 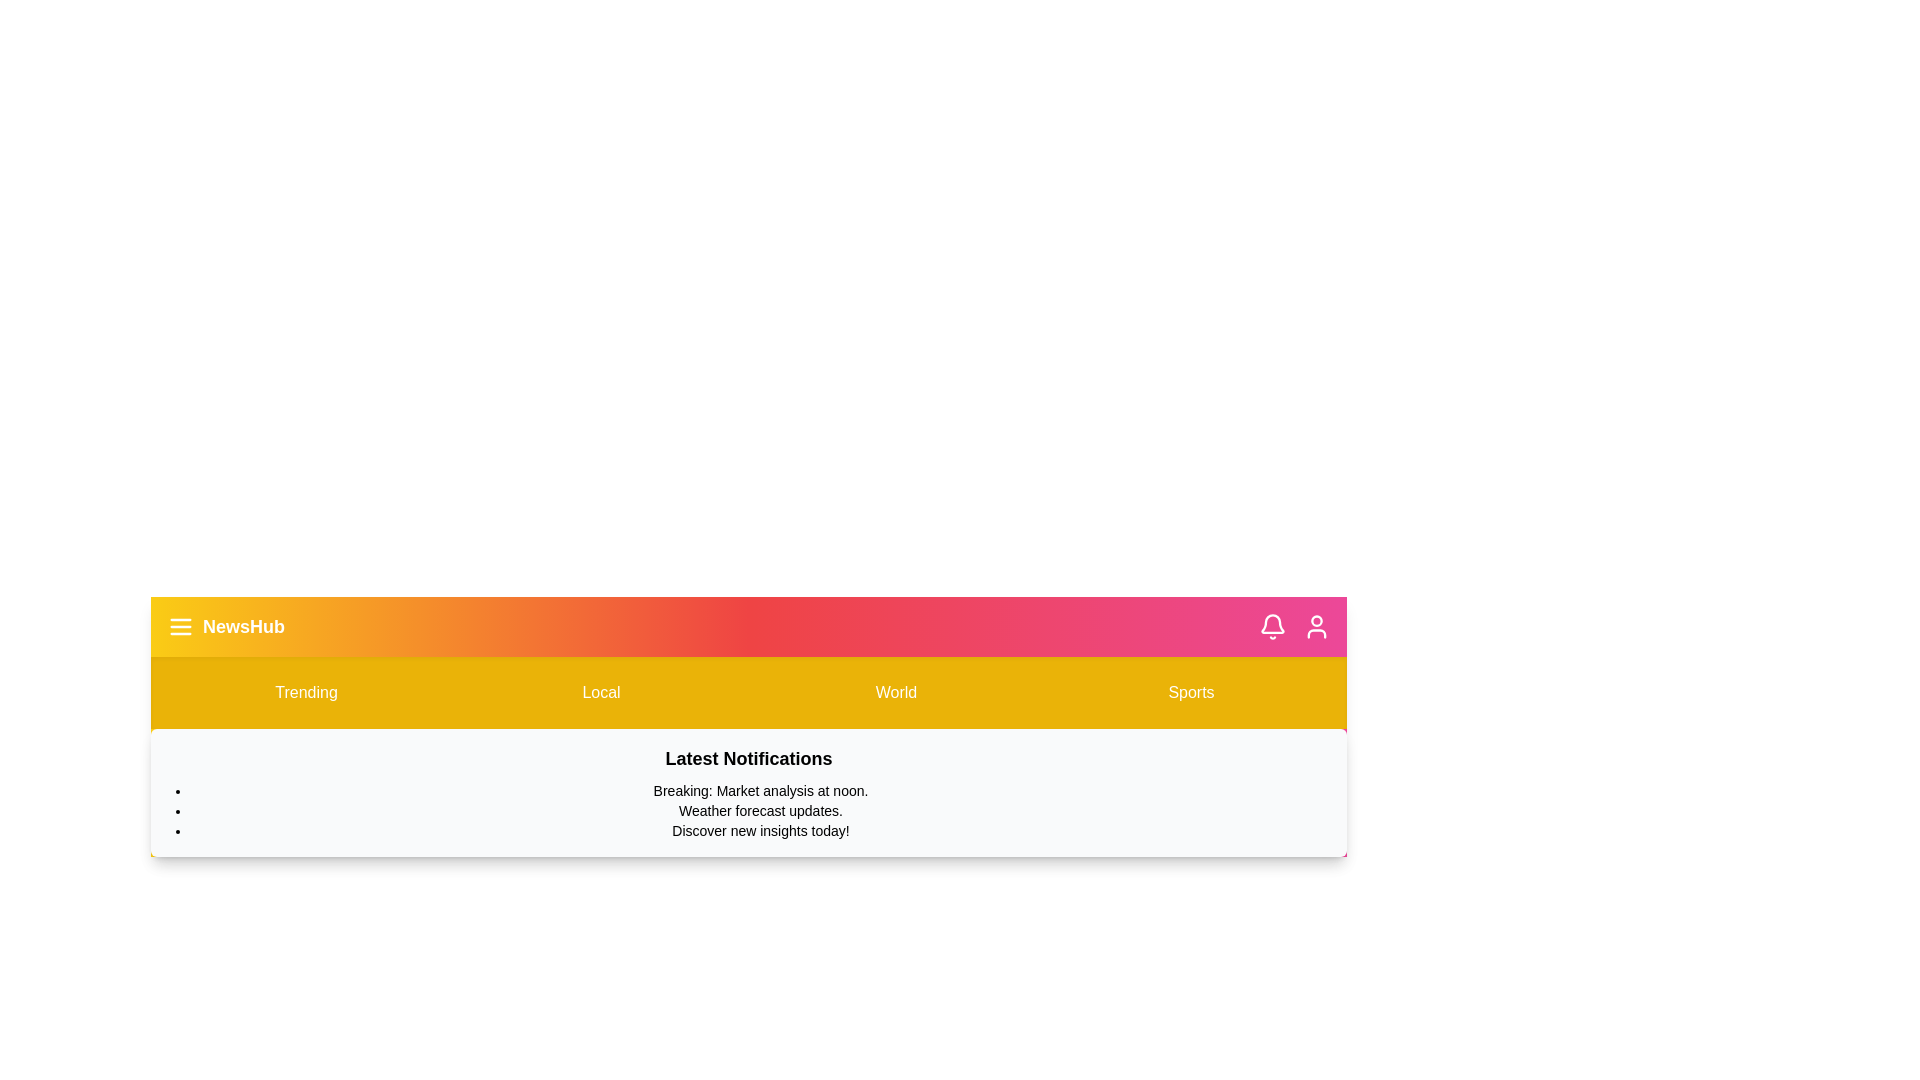 I want to click on the Sports button in the menu, so click(x=1191, y=692).